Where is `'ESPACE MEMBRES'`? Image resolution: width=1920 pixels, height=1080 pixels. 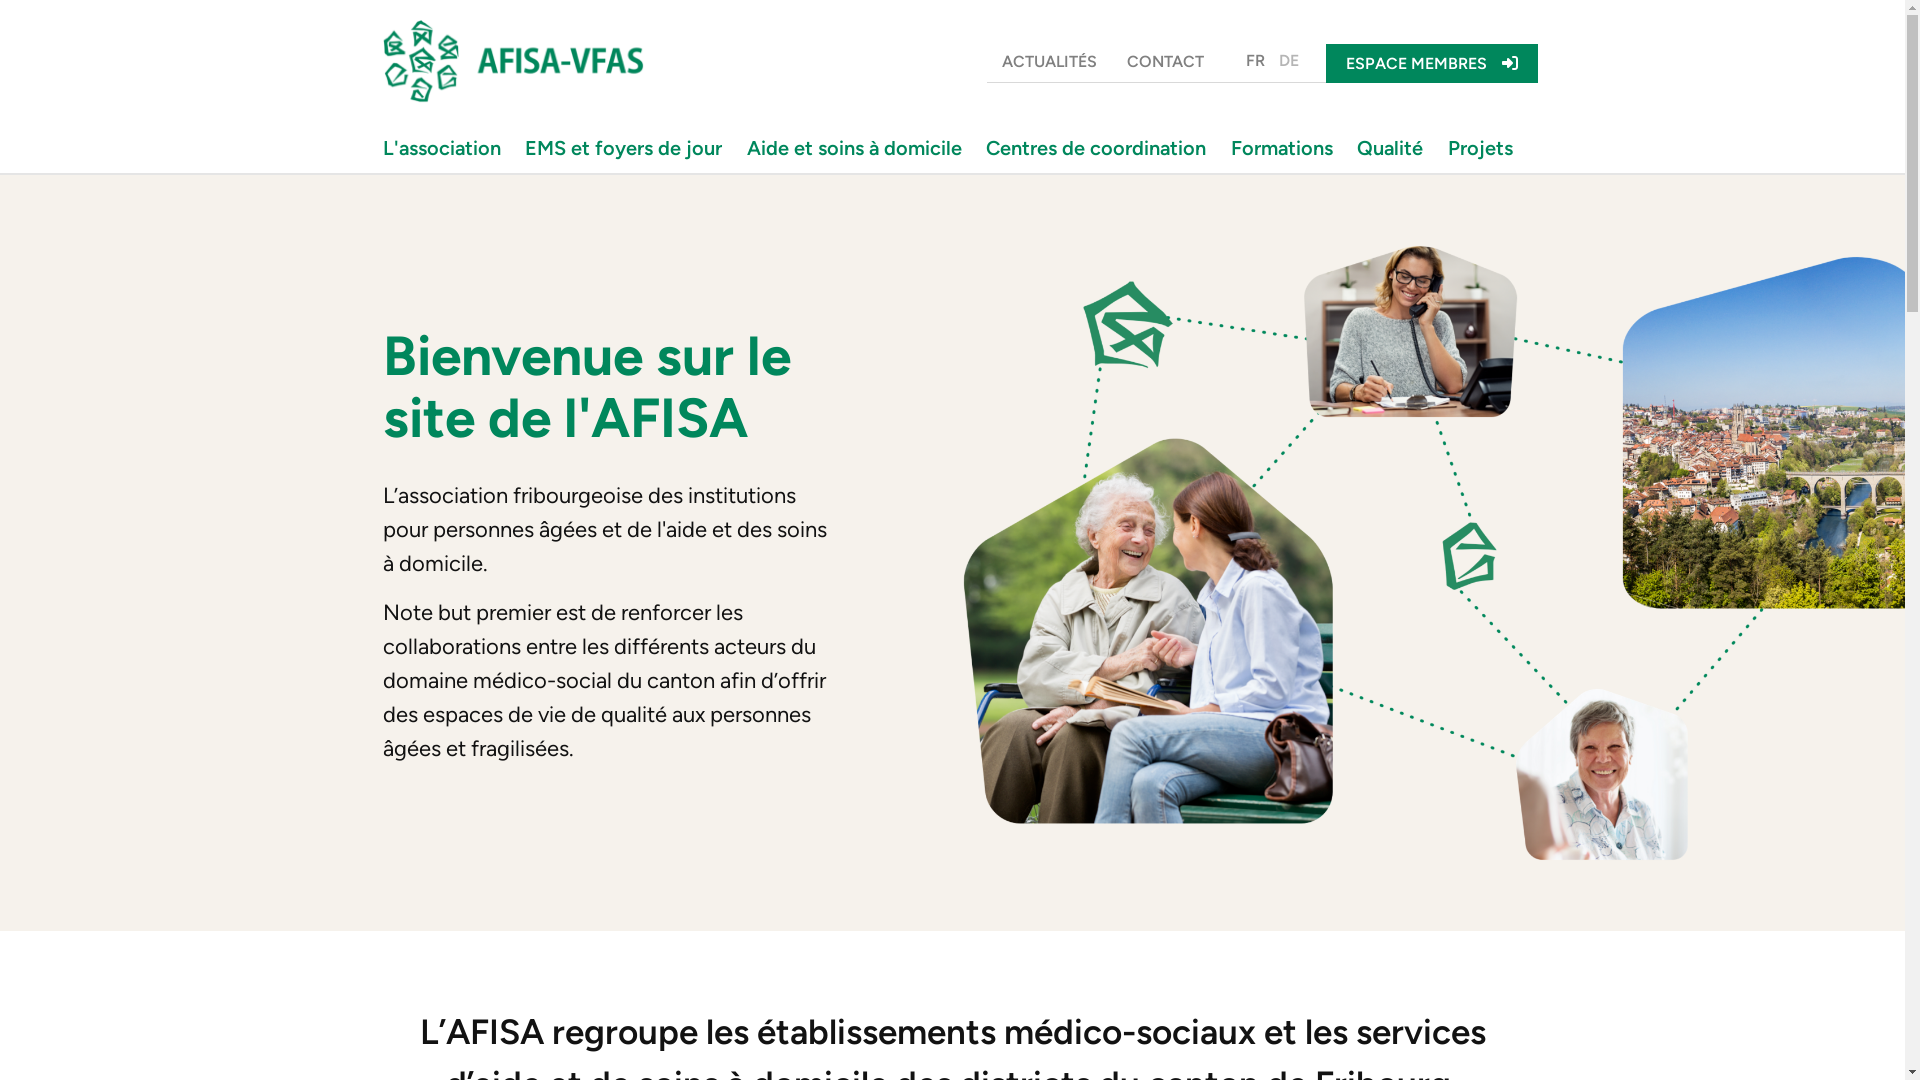
'ESPACE MEMBRES' is located at coordinates (1325, 62).